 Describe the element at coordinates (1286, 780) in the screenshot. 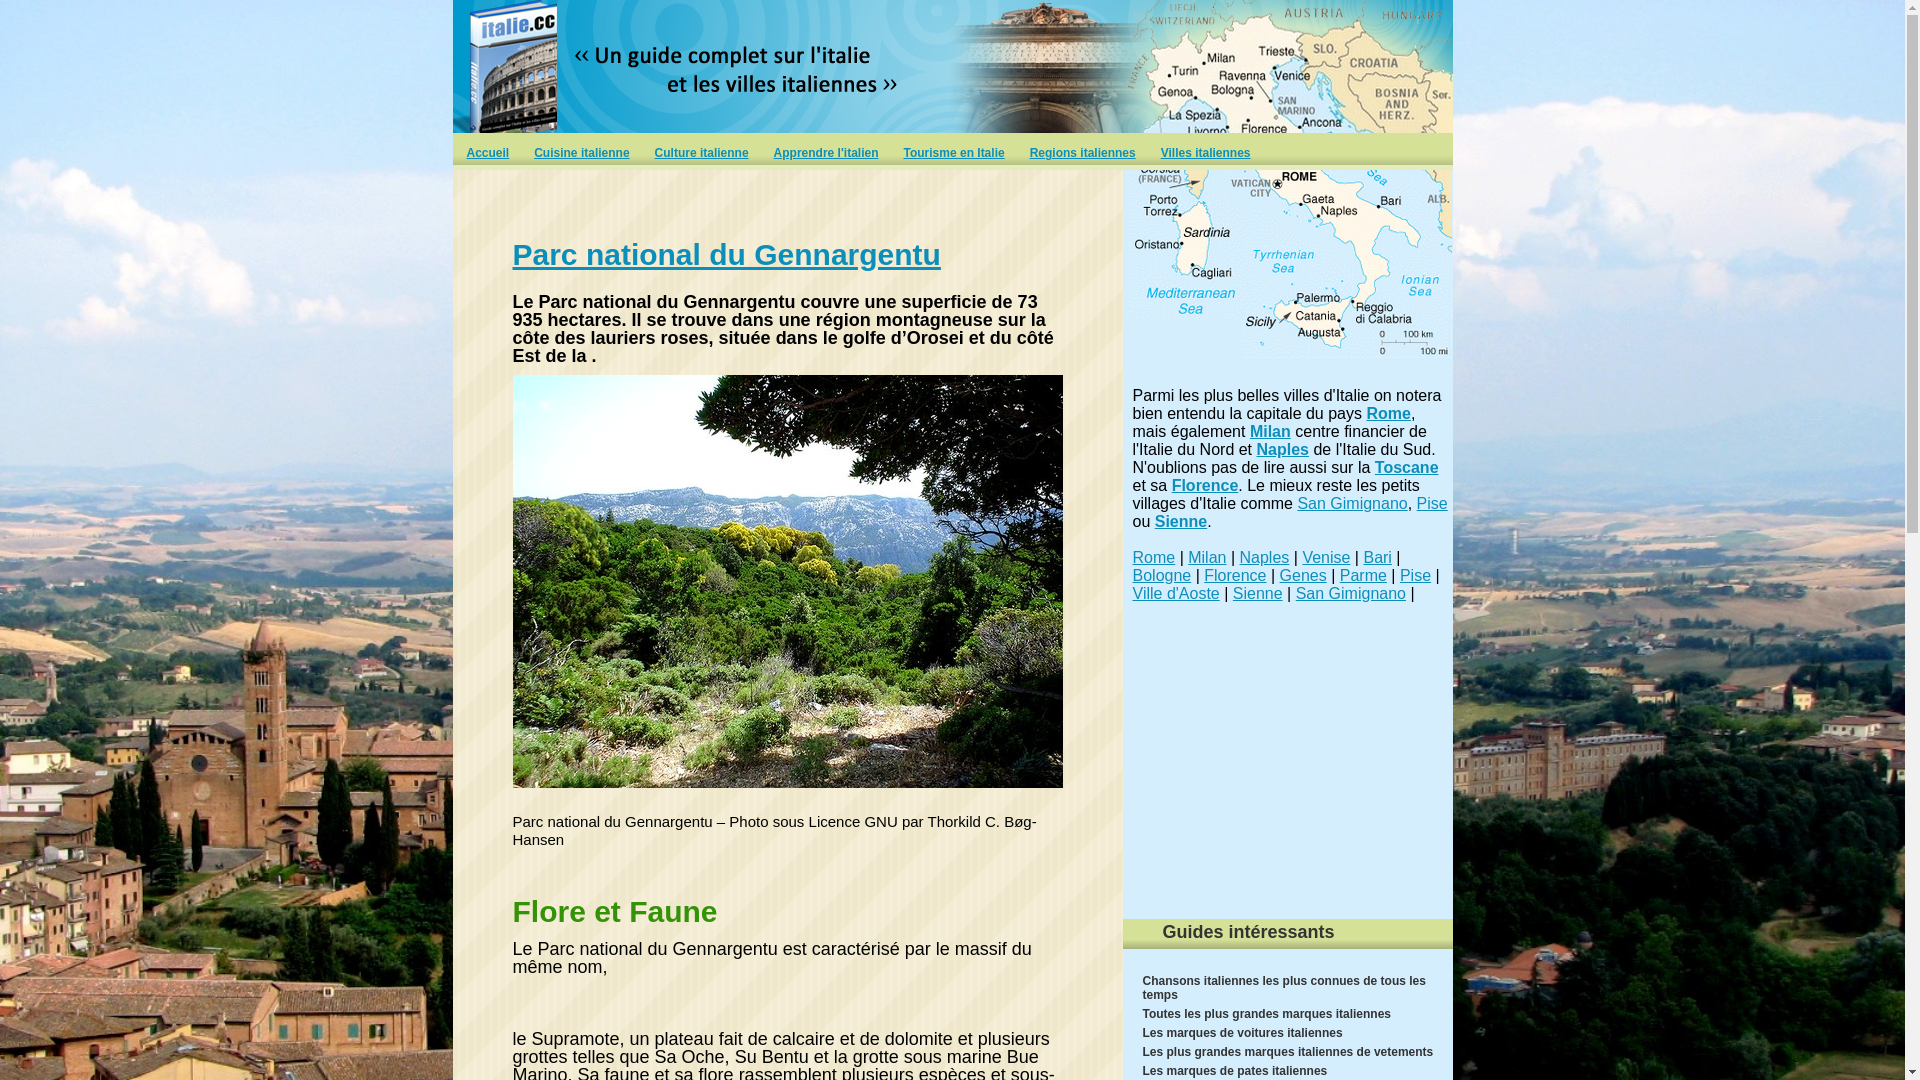

I see `'Advertisement'` at that location.